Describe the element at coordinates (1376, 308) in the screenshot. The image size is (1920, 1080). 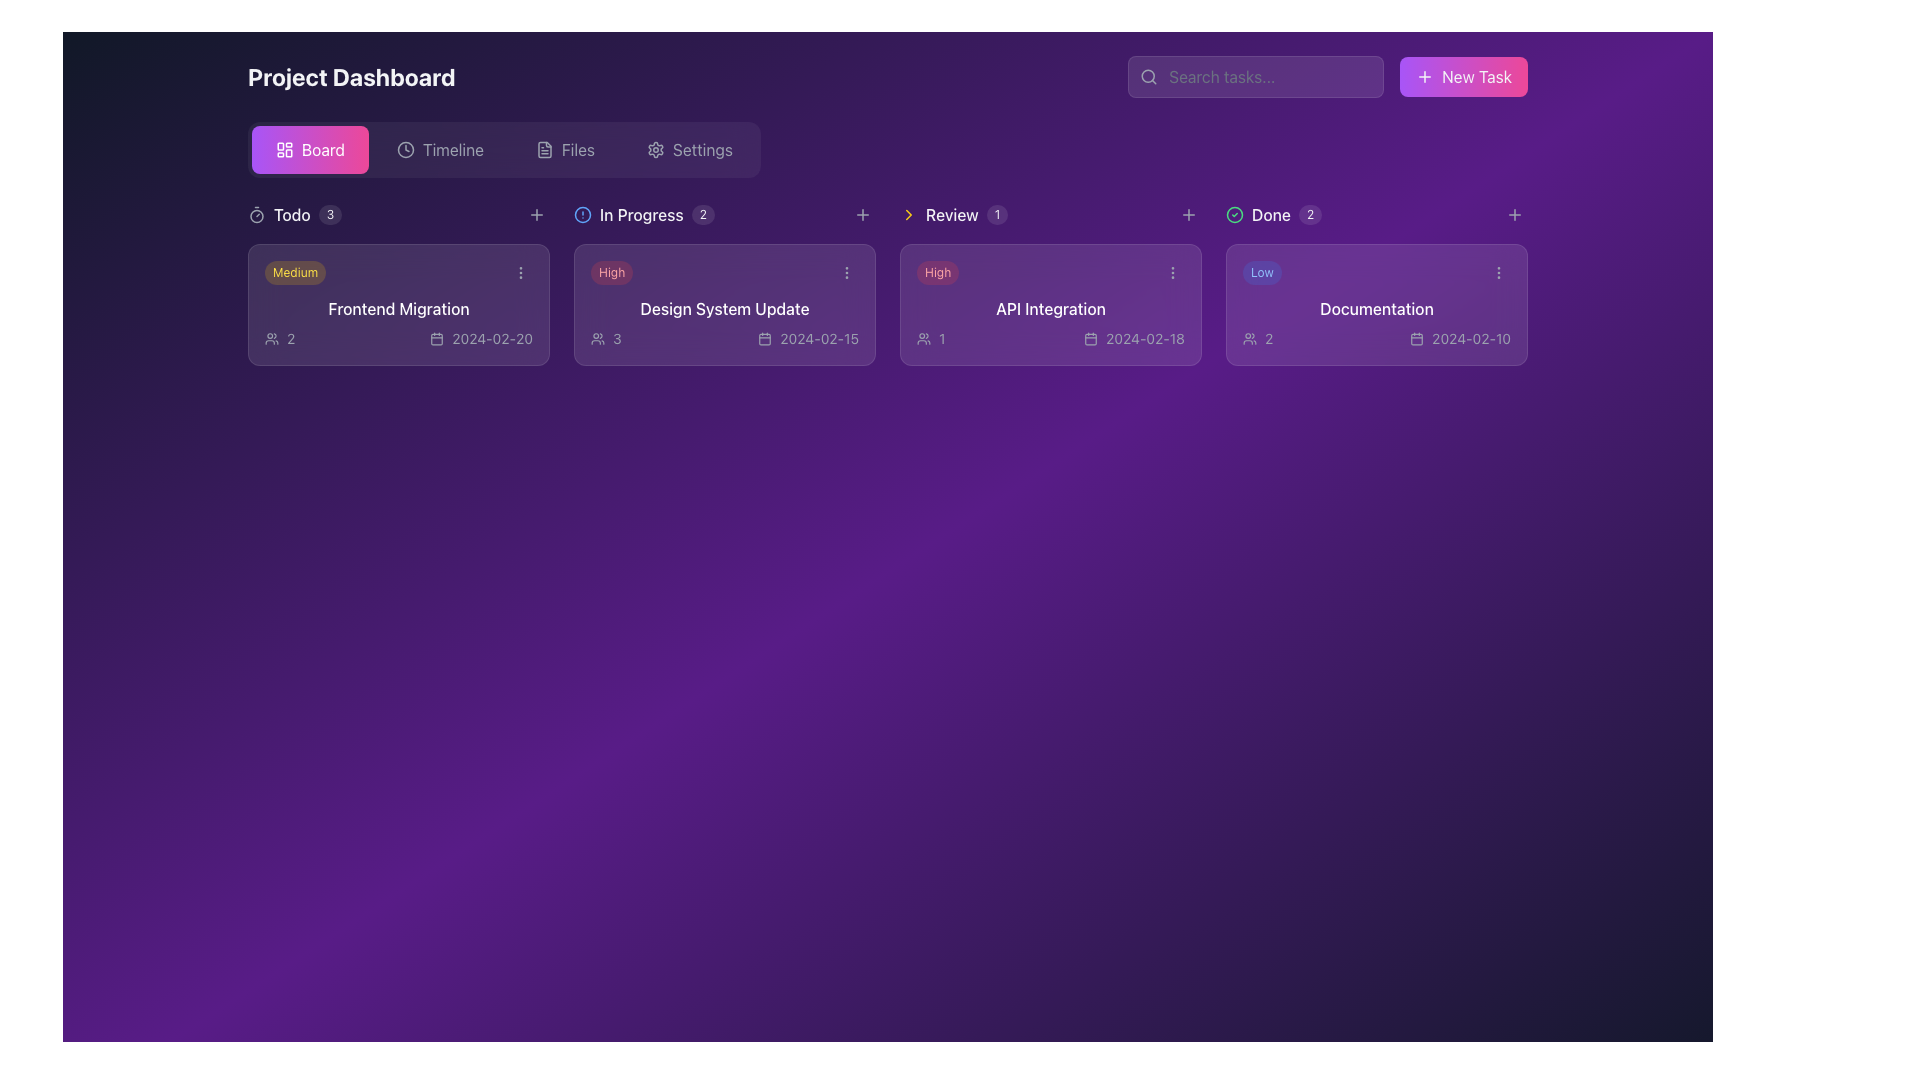
I see `the static text label in the 'Done' section of the task card titled 'Low Documentation 22024-02-10', which is positioned below the 'Low' label and above the information text '2 2024-02-10'` at that location.